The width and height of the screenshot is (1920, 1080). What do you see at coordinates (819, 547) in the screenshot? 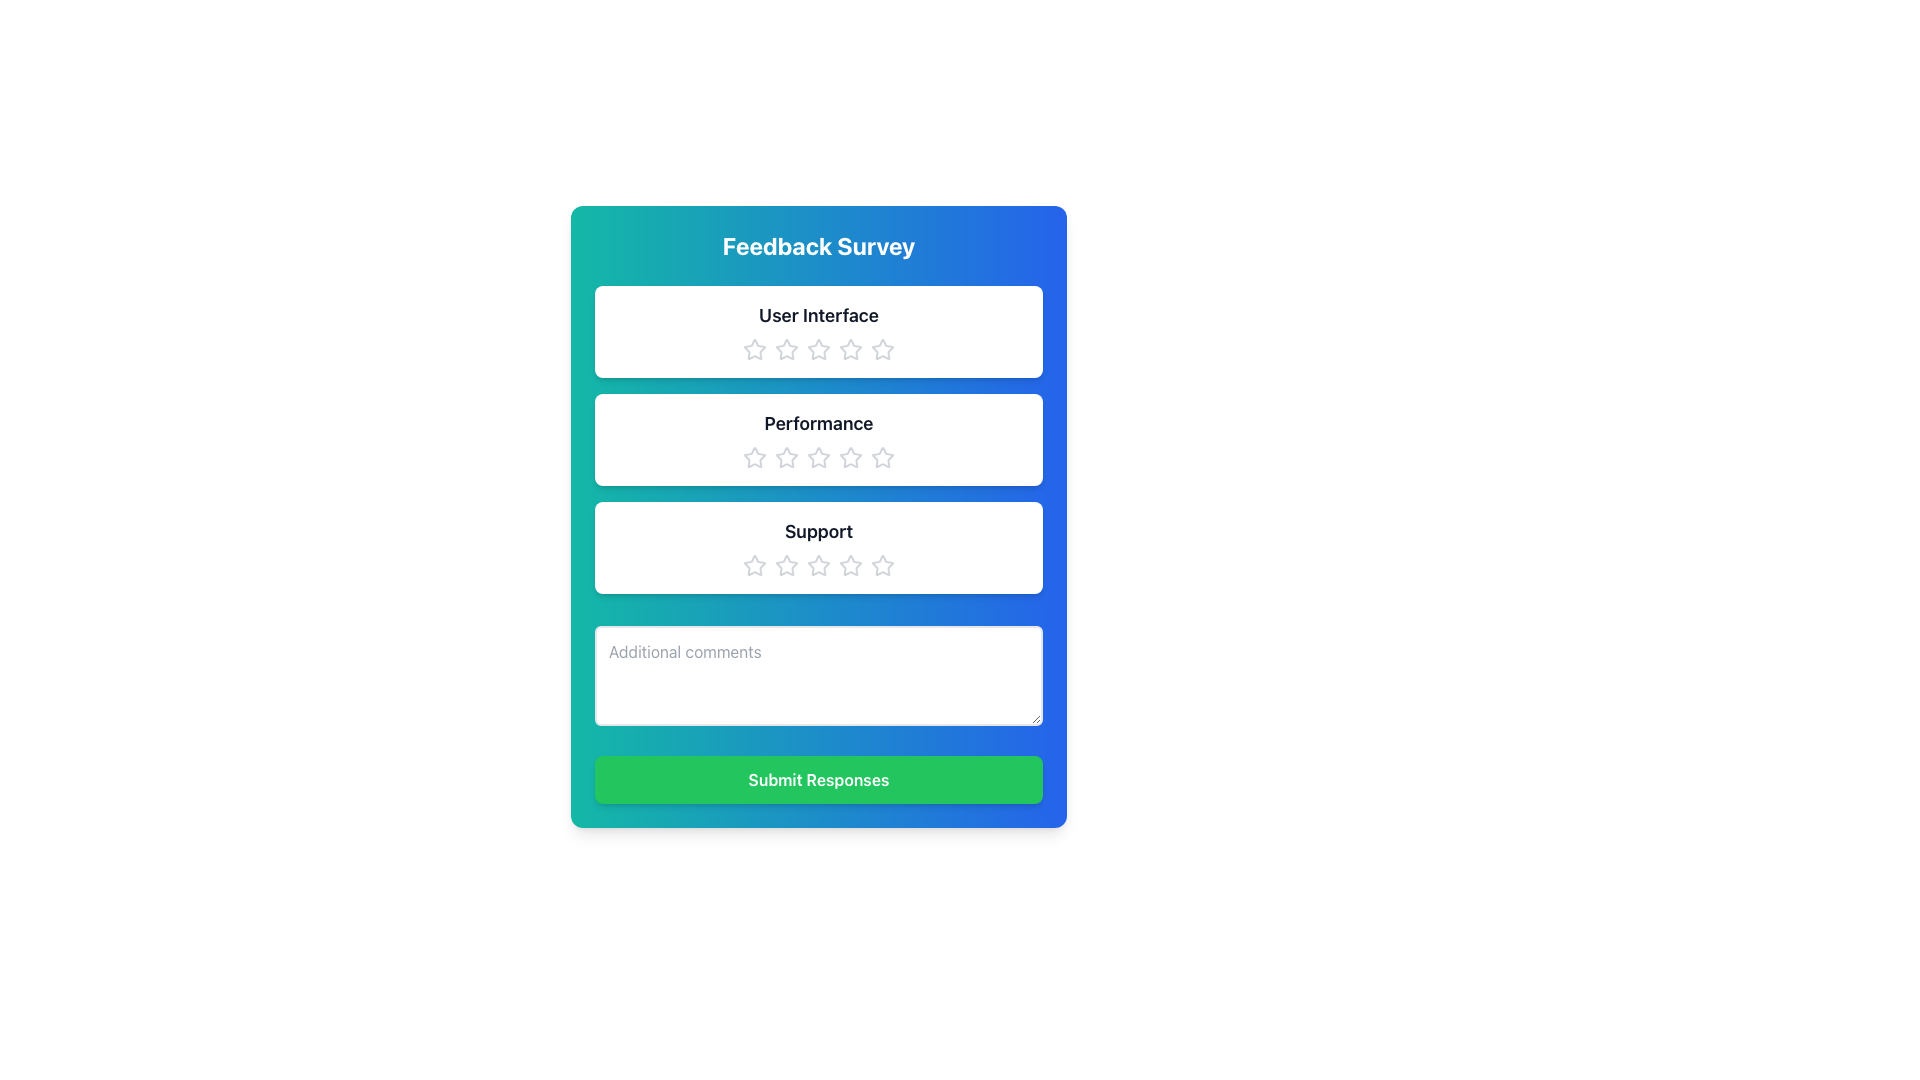
I see `the stars in the rating system card for 'Support' on the feedback survey interface` at bounding box center [819, 547].